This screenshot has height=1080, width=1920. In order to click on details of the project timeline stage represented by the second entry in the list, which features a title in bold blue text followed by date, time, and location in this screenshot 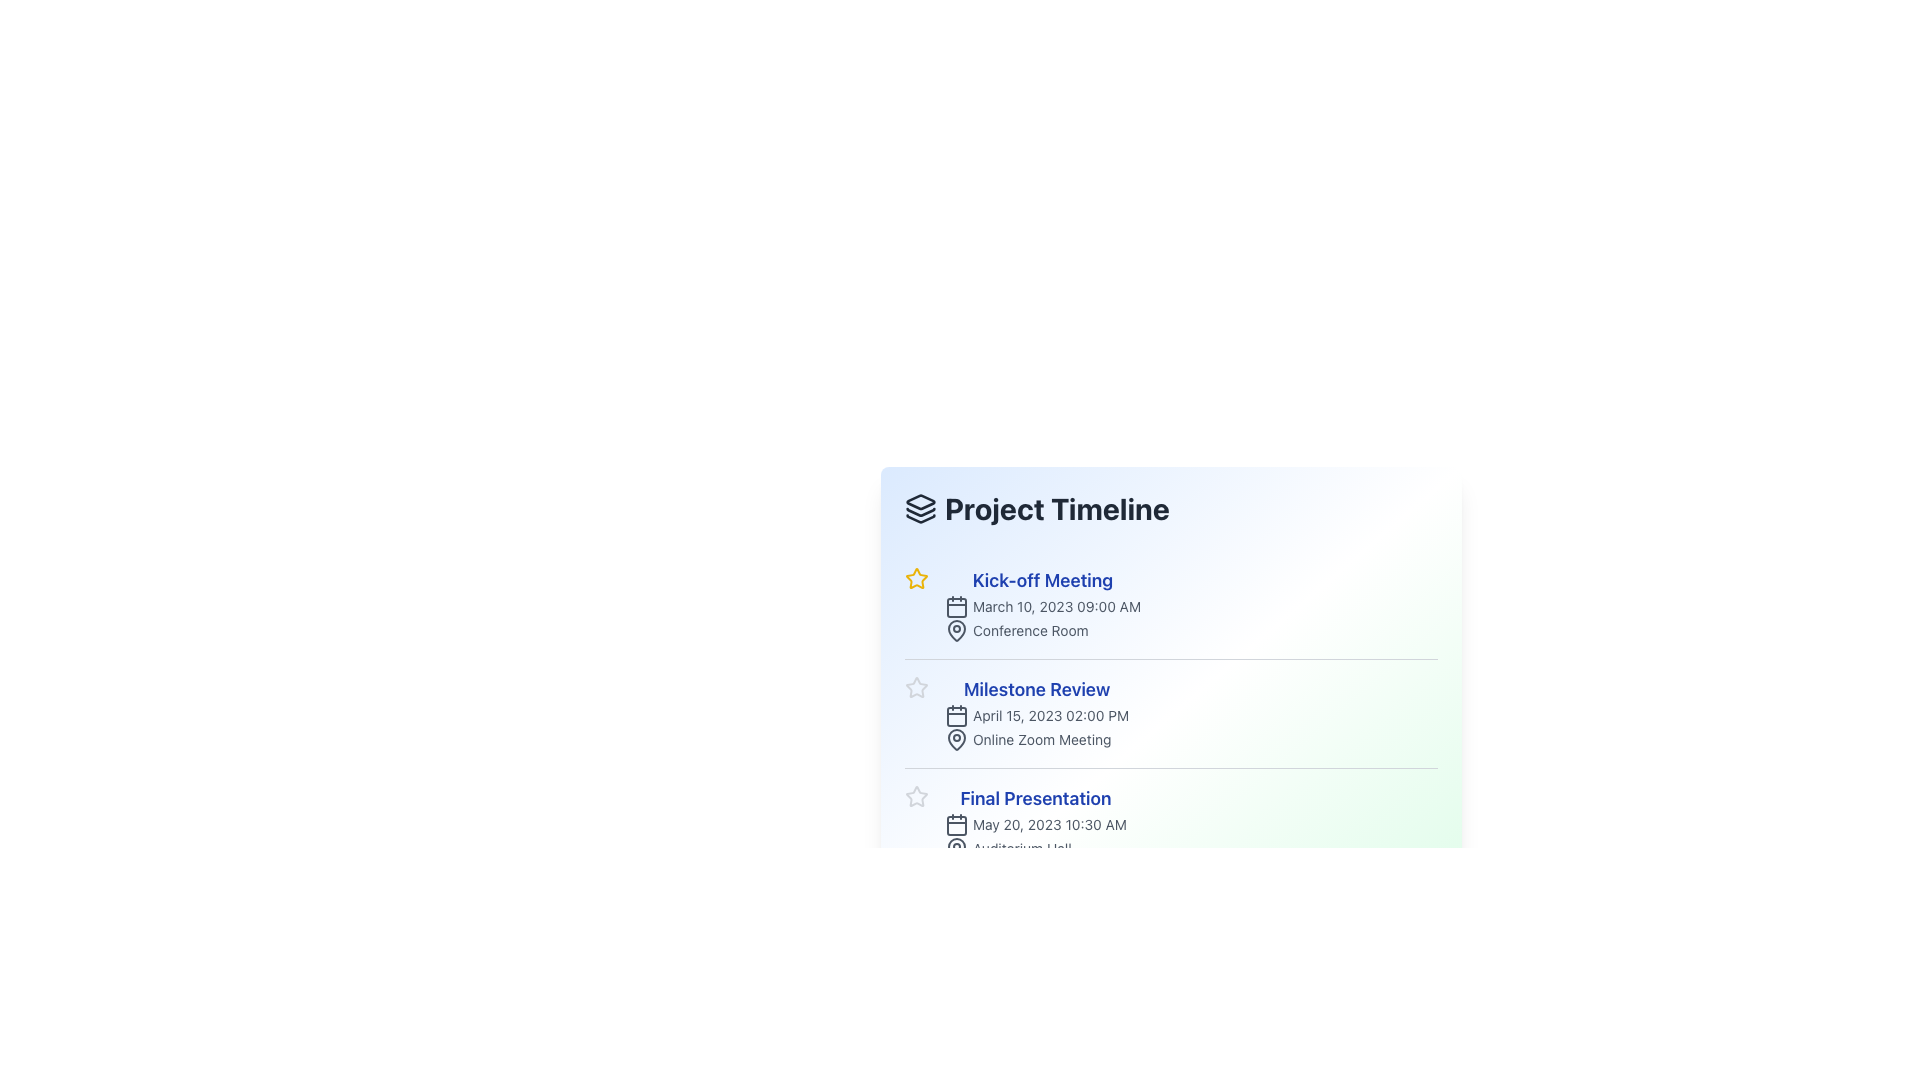, I will do `click(1171, 715)`.